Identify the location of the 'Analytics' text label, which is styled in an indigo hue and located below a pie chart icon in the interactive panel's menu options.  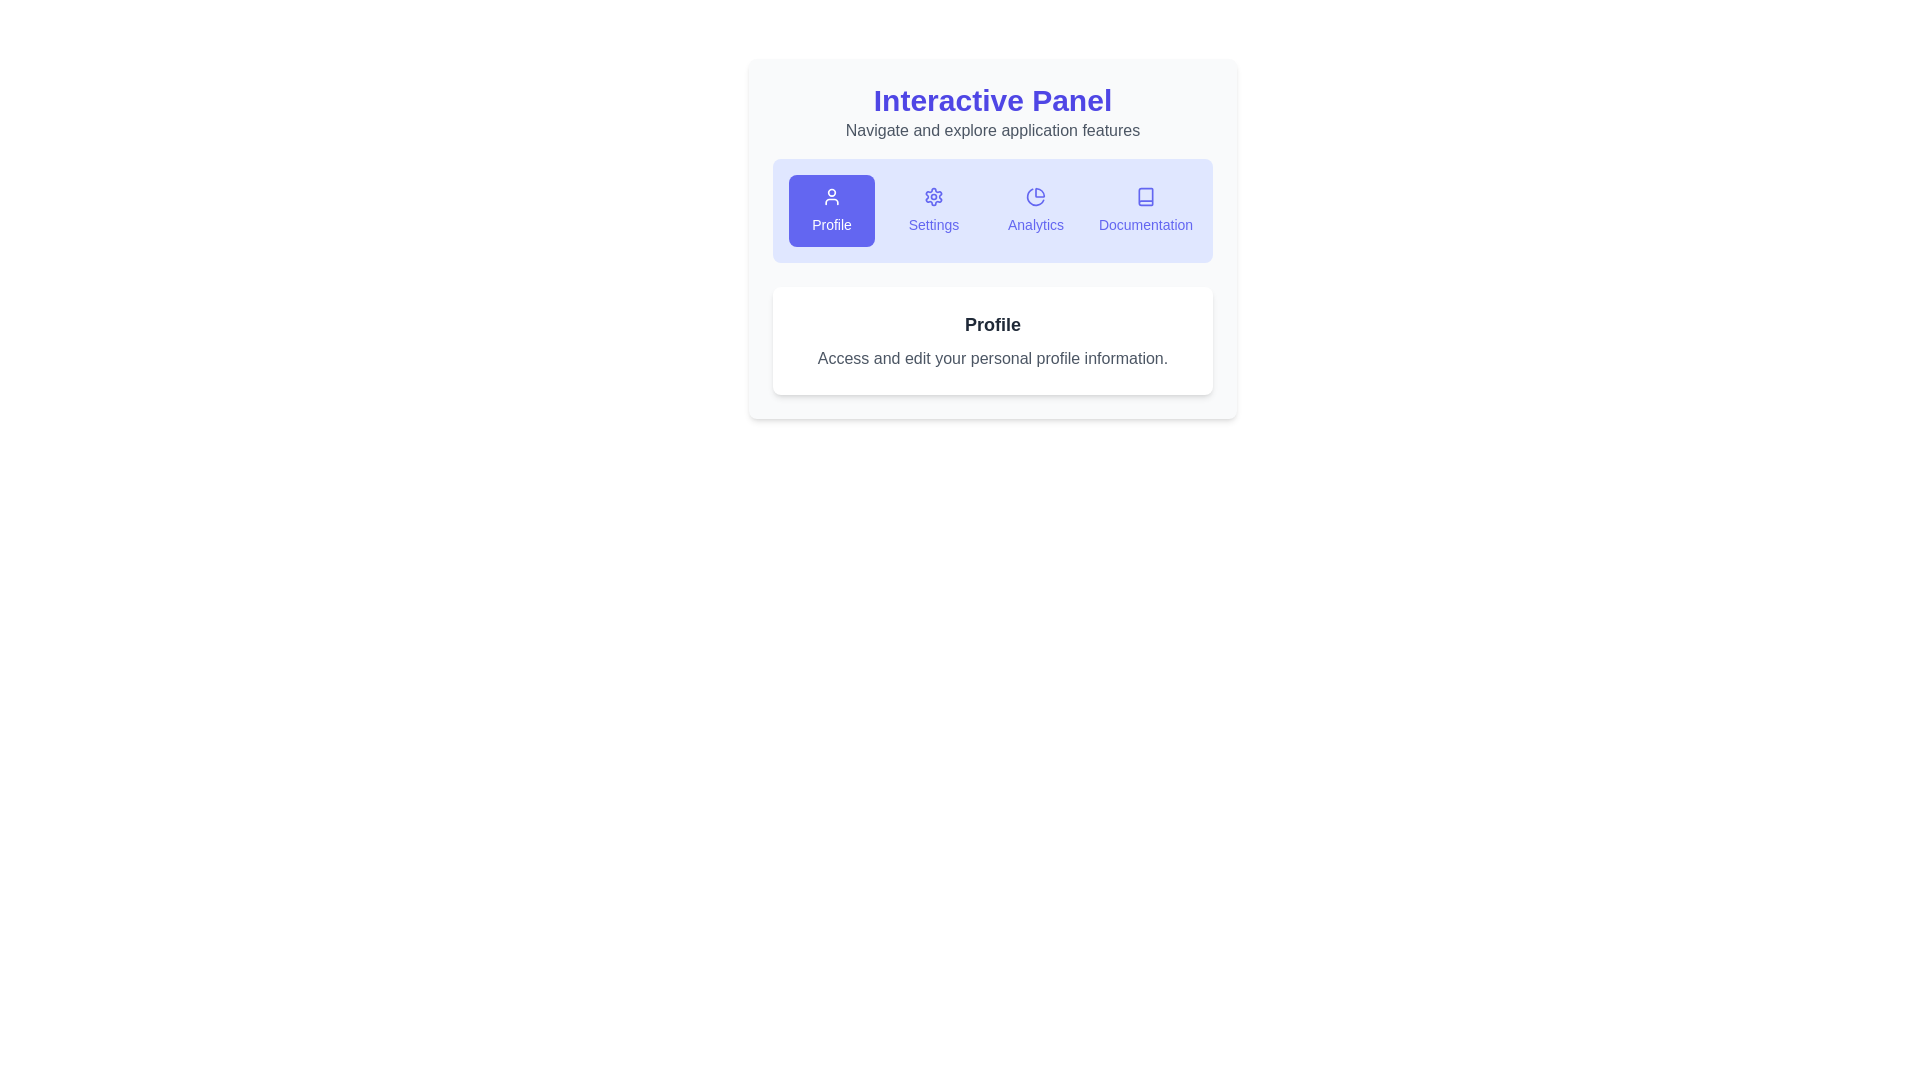
(1036, 224).